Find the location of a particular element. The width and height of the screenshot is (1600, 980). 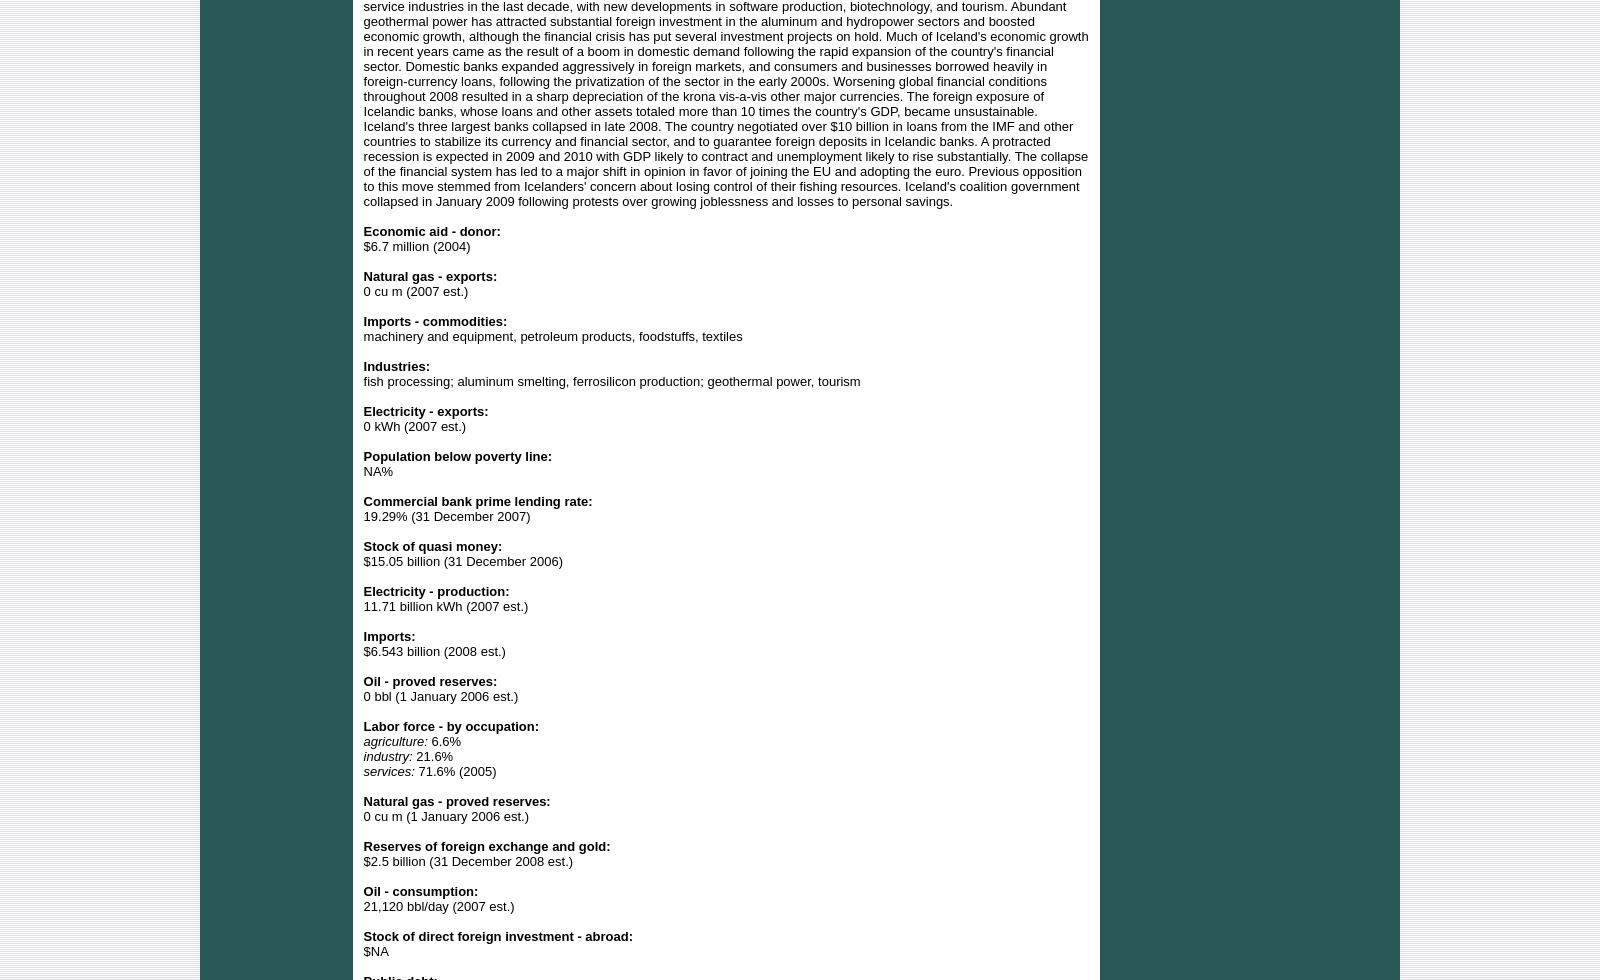

'0 bbl (1 January 2006 est.)' is located at coordinates (439, 695).